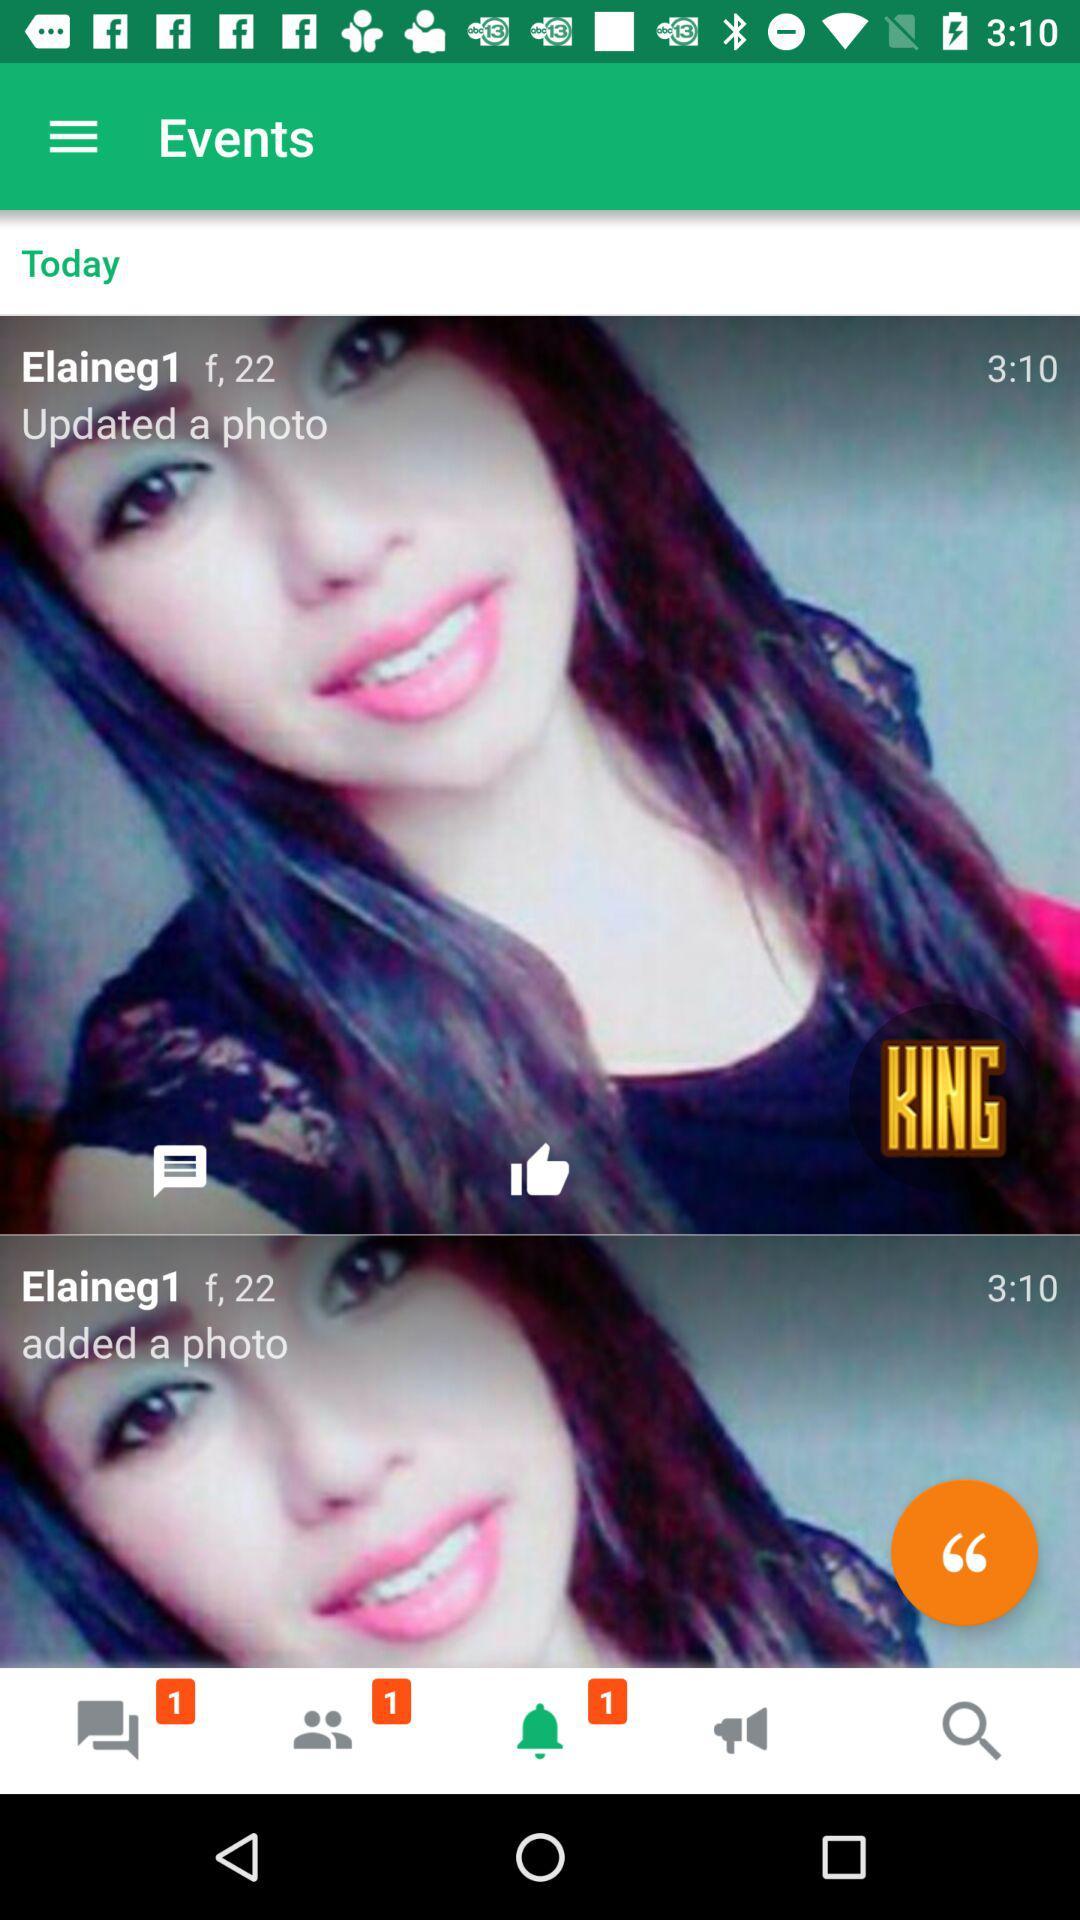 The image size is (1080, 1920). Describe the element at coordinates (756, 1730) in the screenshot. I see `the button on the left to the search button on the web page` at that location.